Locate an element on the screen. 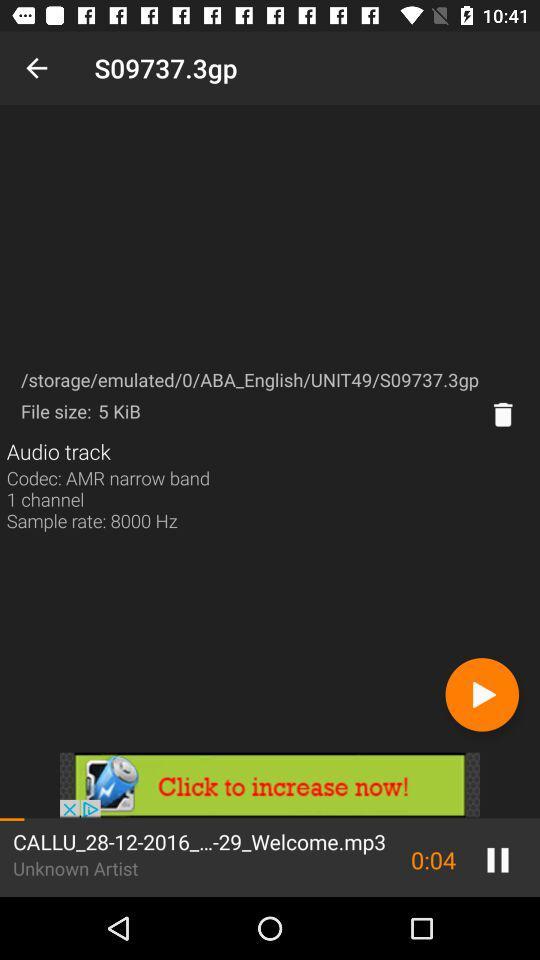 This screenshot has height=960, width=540. option is located at coordinates (481, 694).